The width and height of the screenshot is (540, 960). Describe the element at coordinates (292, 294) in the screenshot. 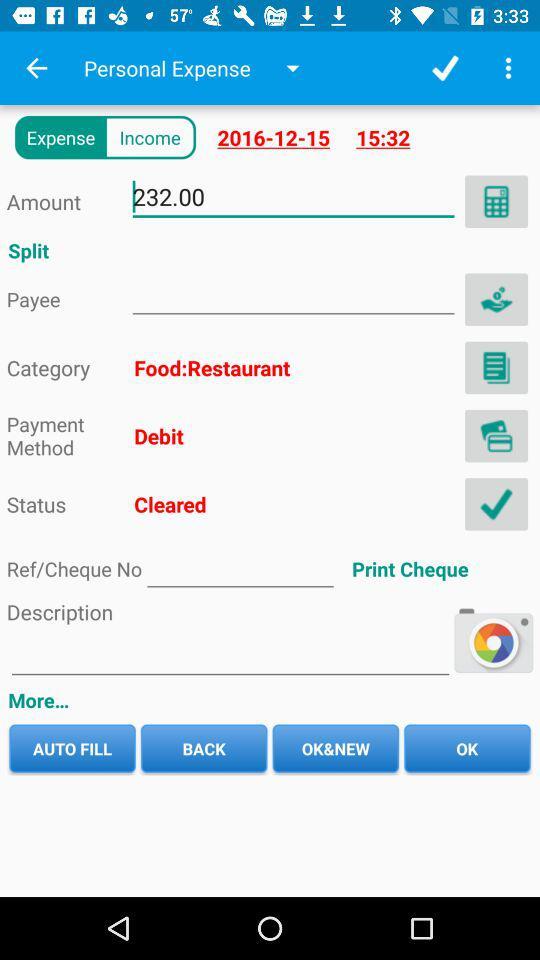

I see `atress page` at that location.